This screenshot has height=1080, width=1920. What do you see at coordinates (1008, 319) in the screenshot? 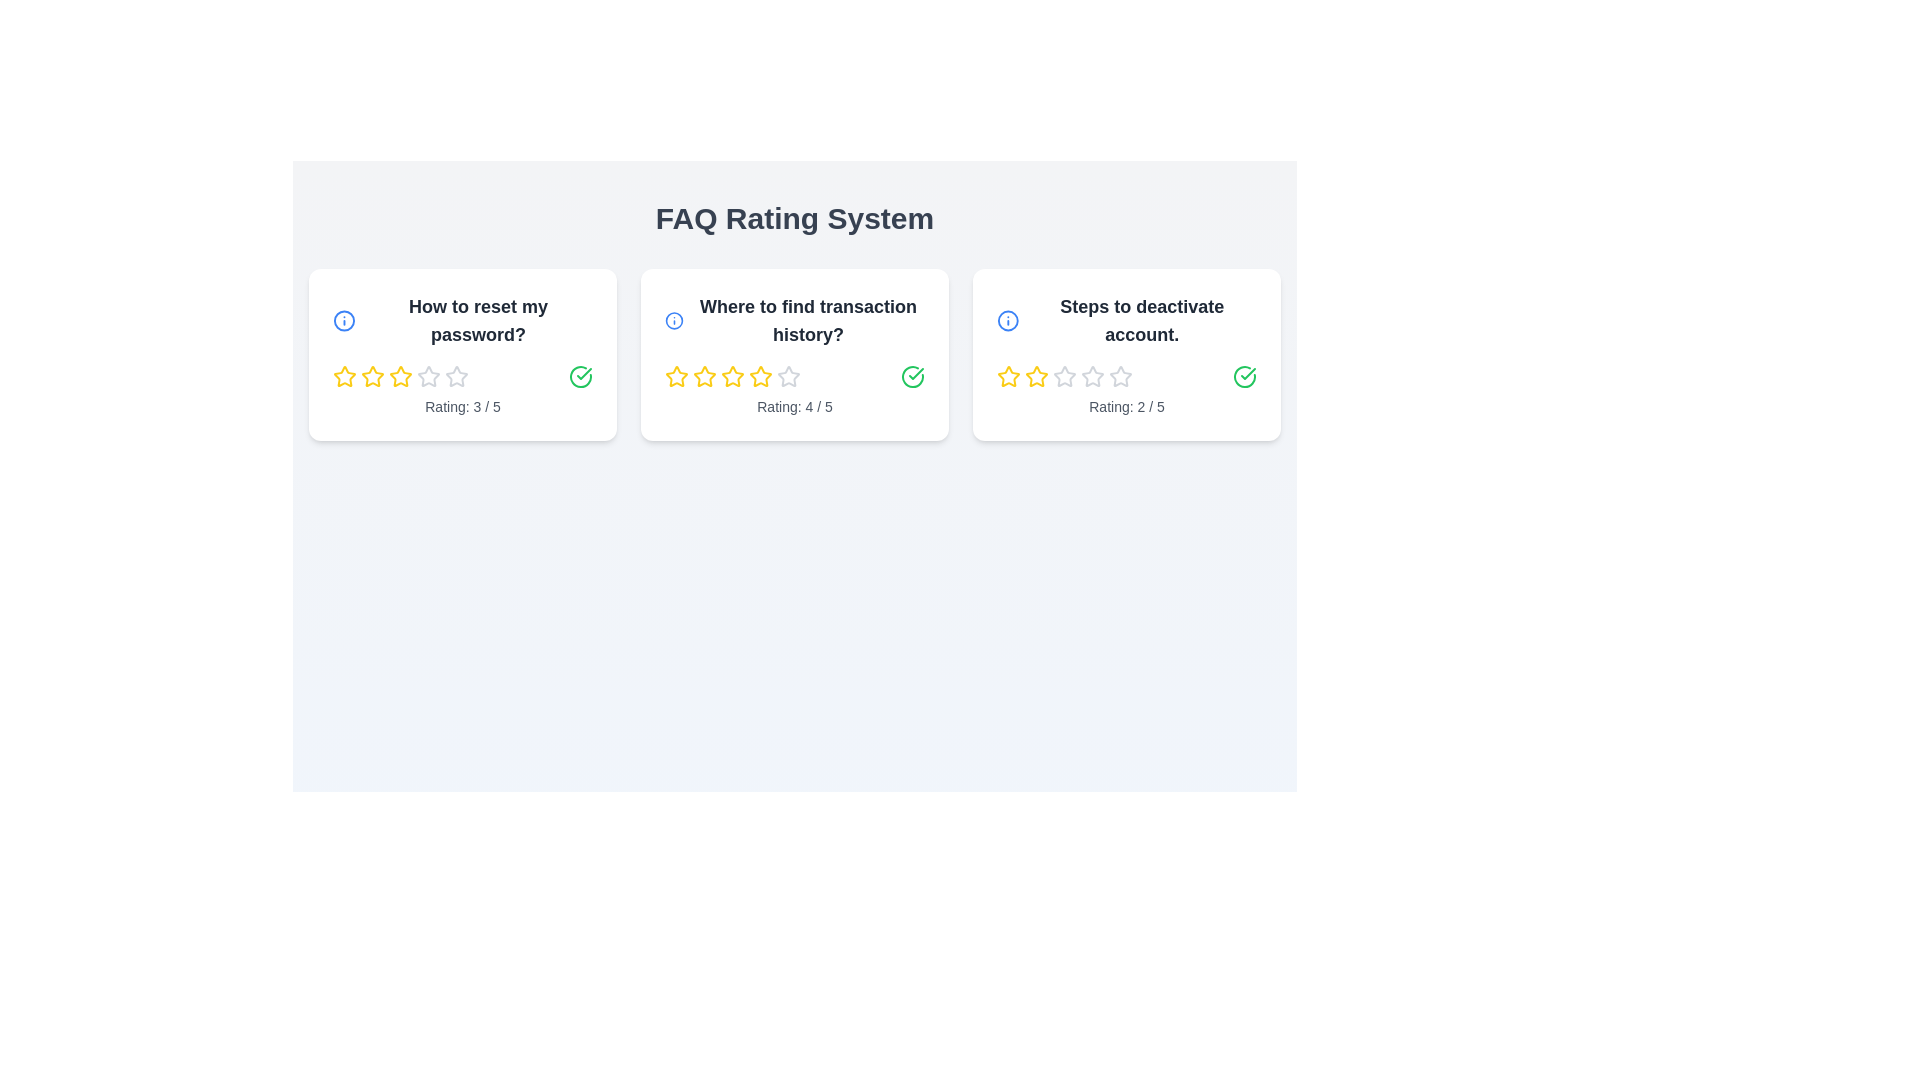
I see `the information icon of the FAQ card titled 'Steps to deactivate account.'` at bounding box center [1008, 319].